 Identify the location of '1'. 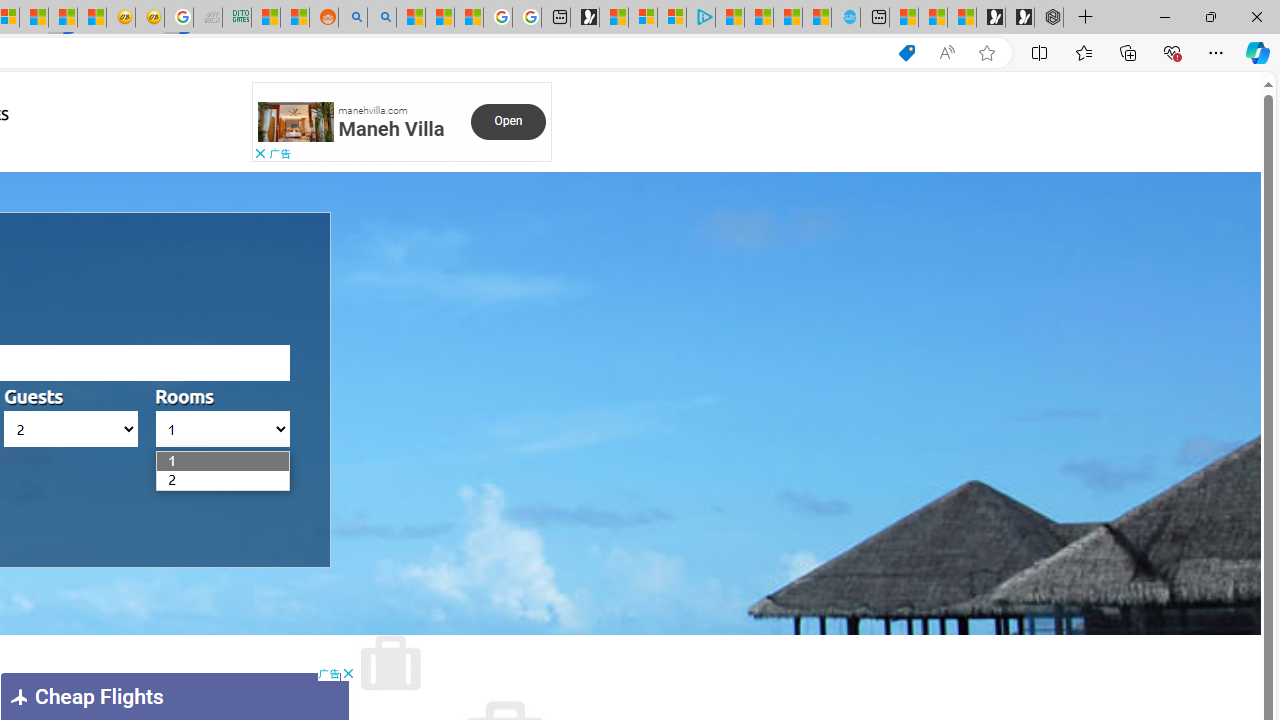
(167, 461).